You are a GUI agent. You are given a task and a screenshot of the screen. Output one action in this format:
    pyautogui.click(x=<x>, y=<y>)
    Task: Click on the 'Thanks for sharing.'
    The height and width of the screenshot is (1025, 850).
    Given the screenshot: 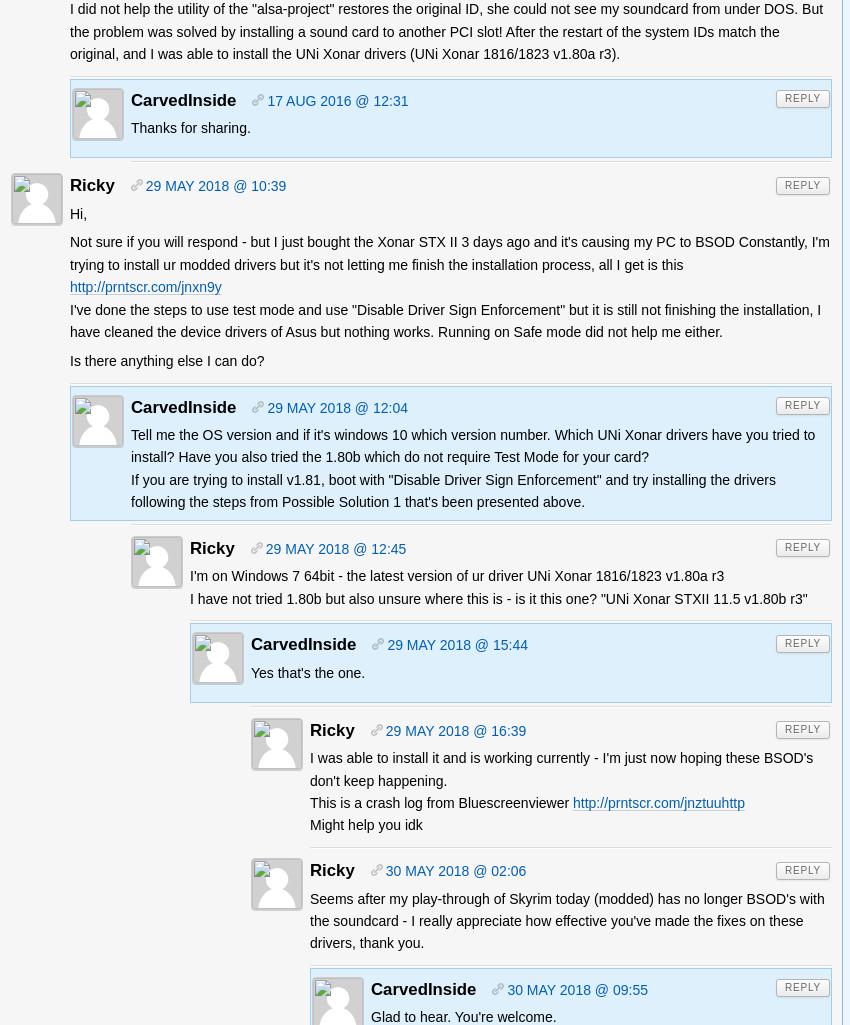 What is the action you would take?
    pyautogui.click(x=130, y=128)
    